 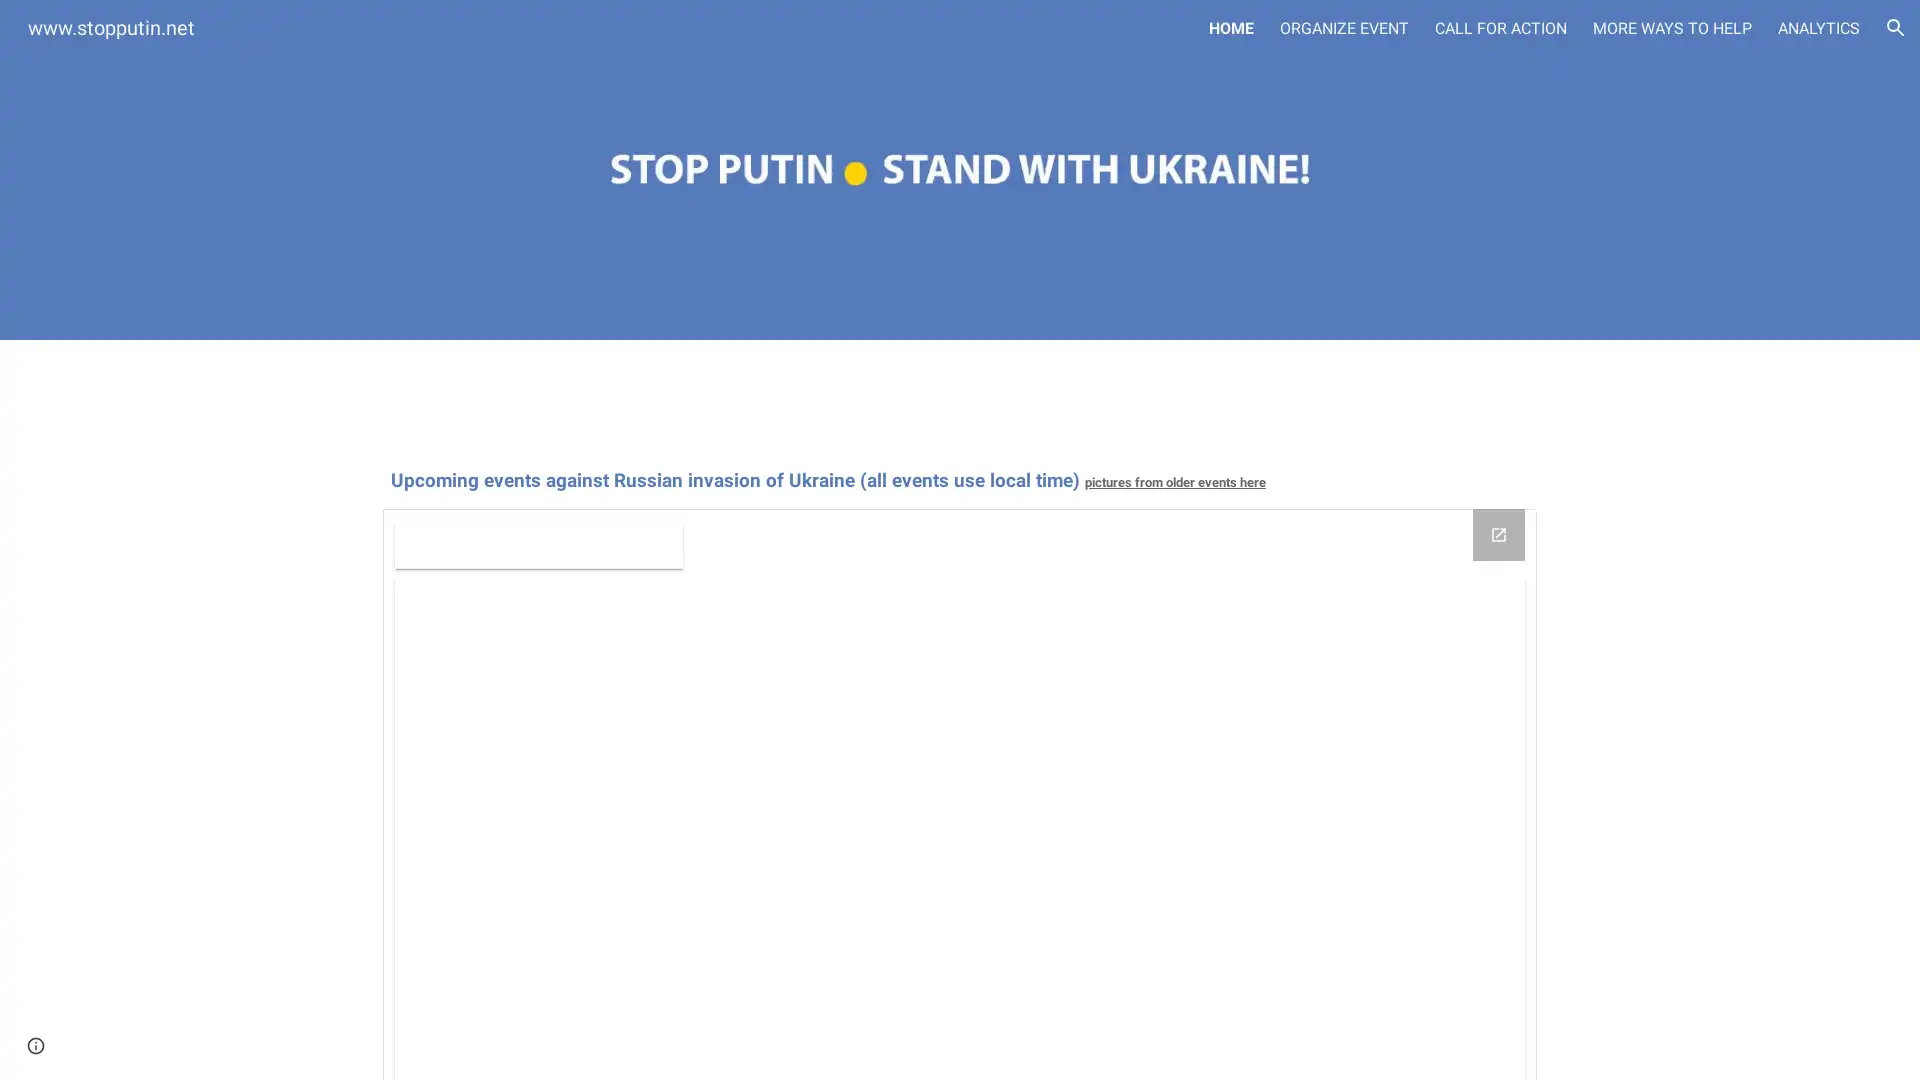 I want to click on Copy heading link, so click(x=1287, y=479).